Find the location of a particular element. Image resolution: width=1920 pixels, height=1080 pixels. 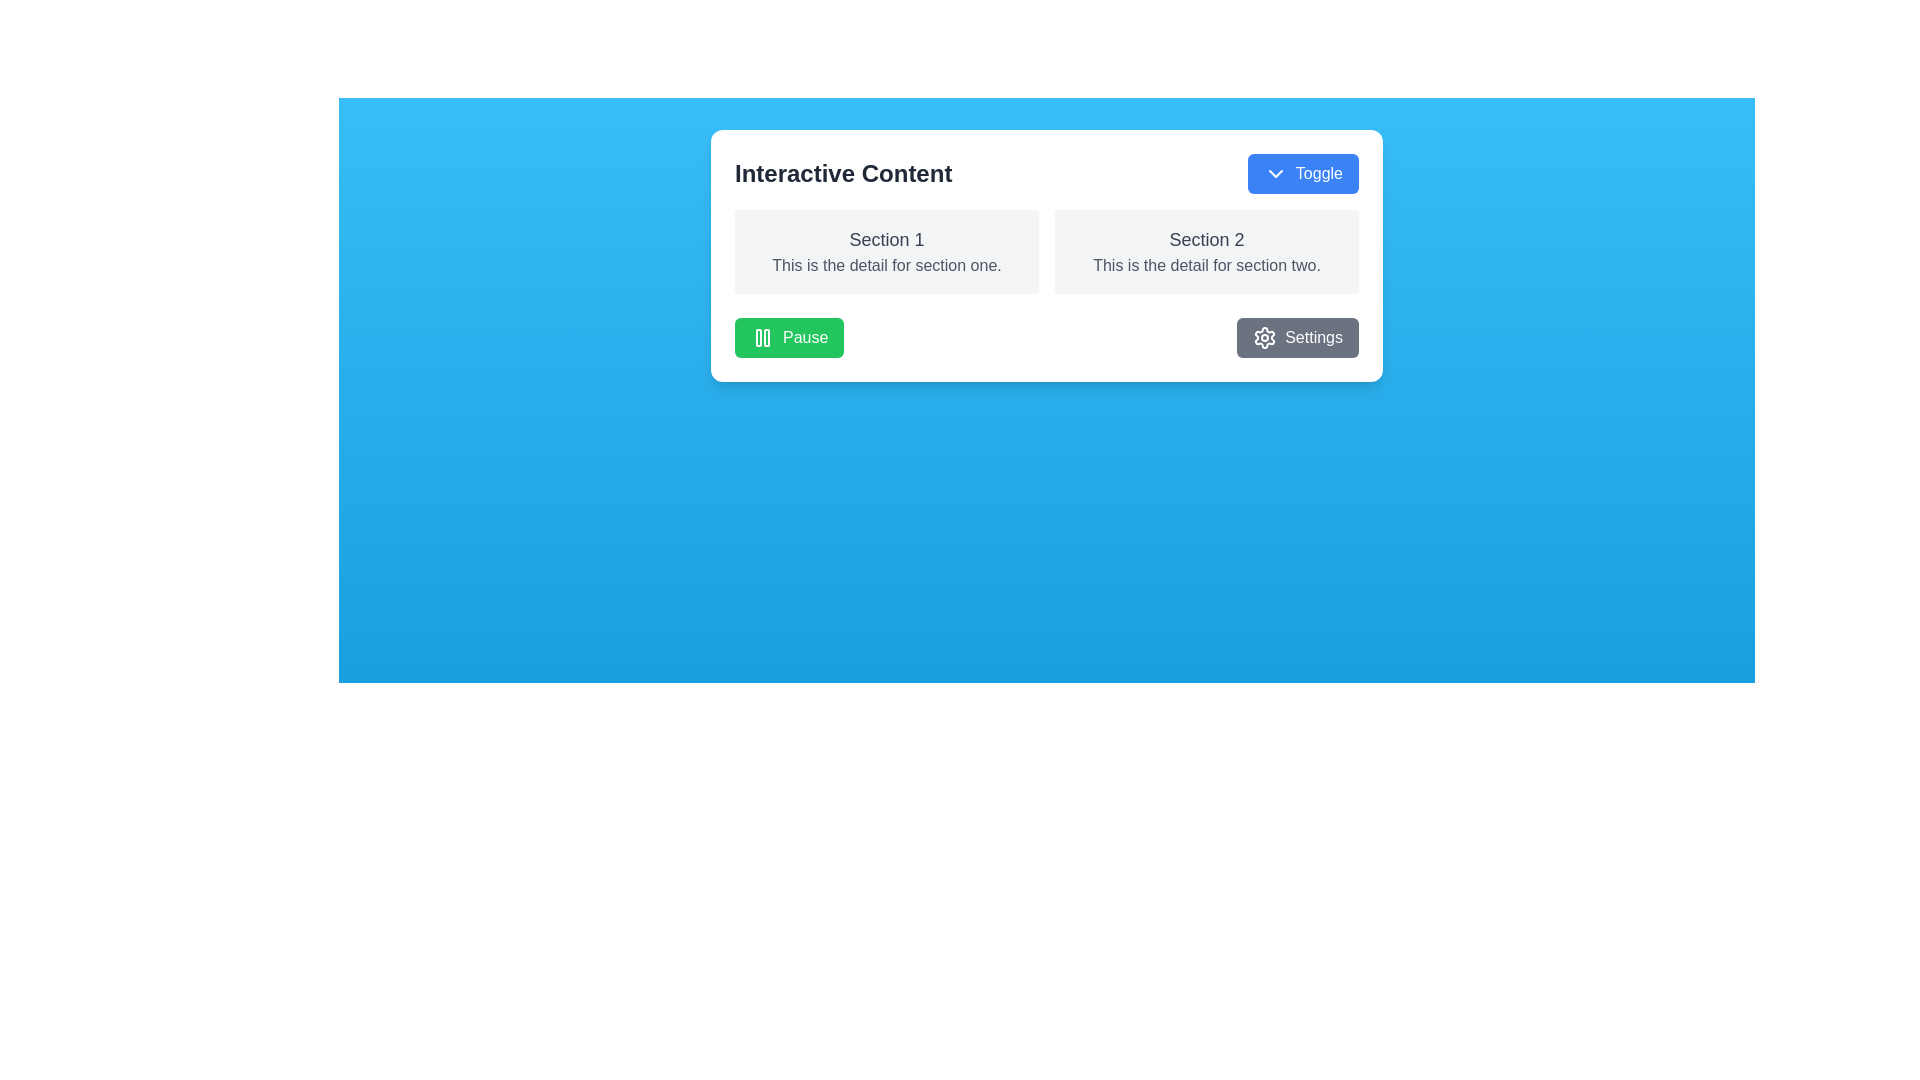

detailed properties of the rightmost vertical green bar of the 'Pause' button located inside the pop-up panel is located at coordinates (766, 337).